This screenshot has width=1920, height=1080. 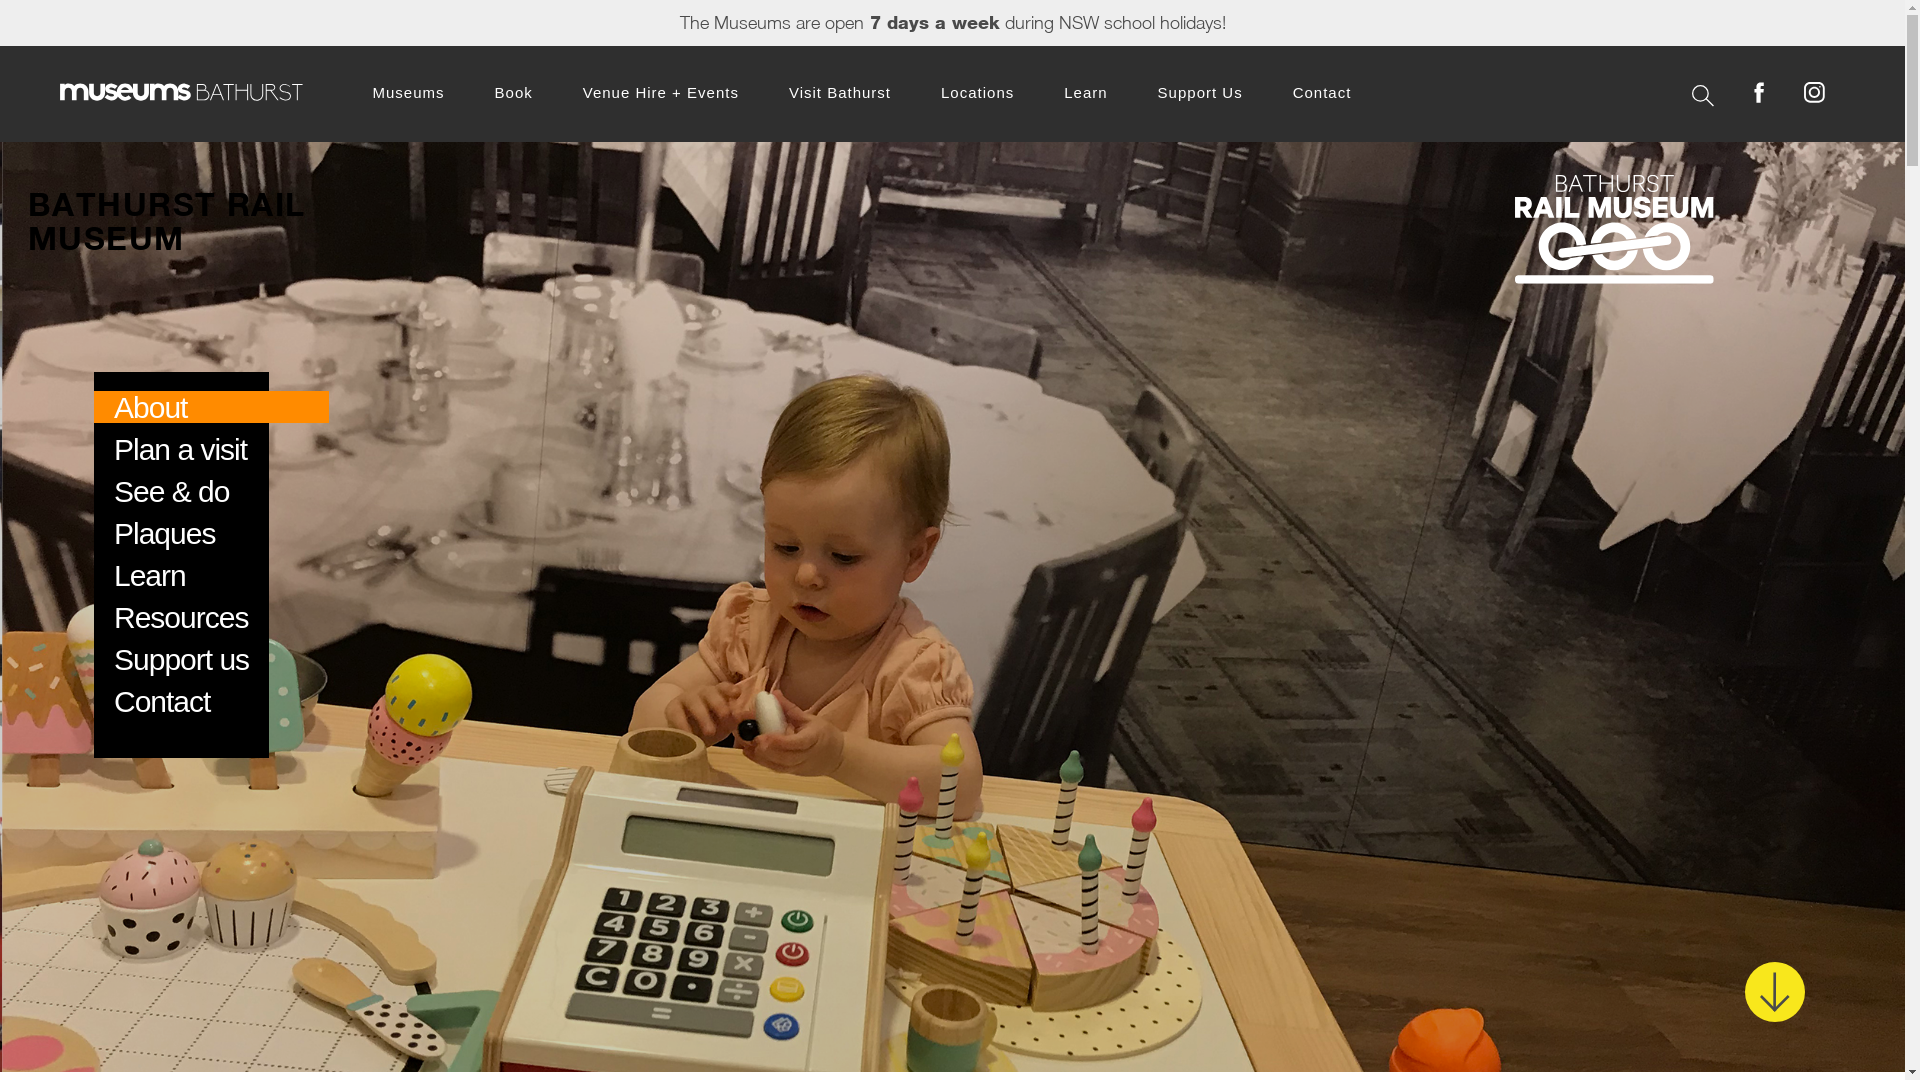 What do you see at coordinates (162, 700) in the screenshot?
I see `'Contact'` at bounding box center [162, 700].